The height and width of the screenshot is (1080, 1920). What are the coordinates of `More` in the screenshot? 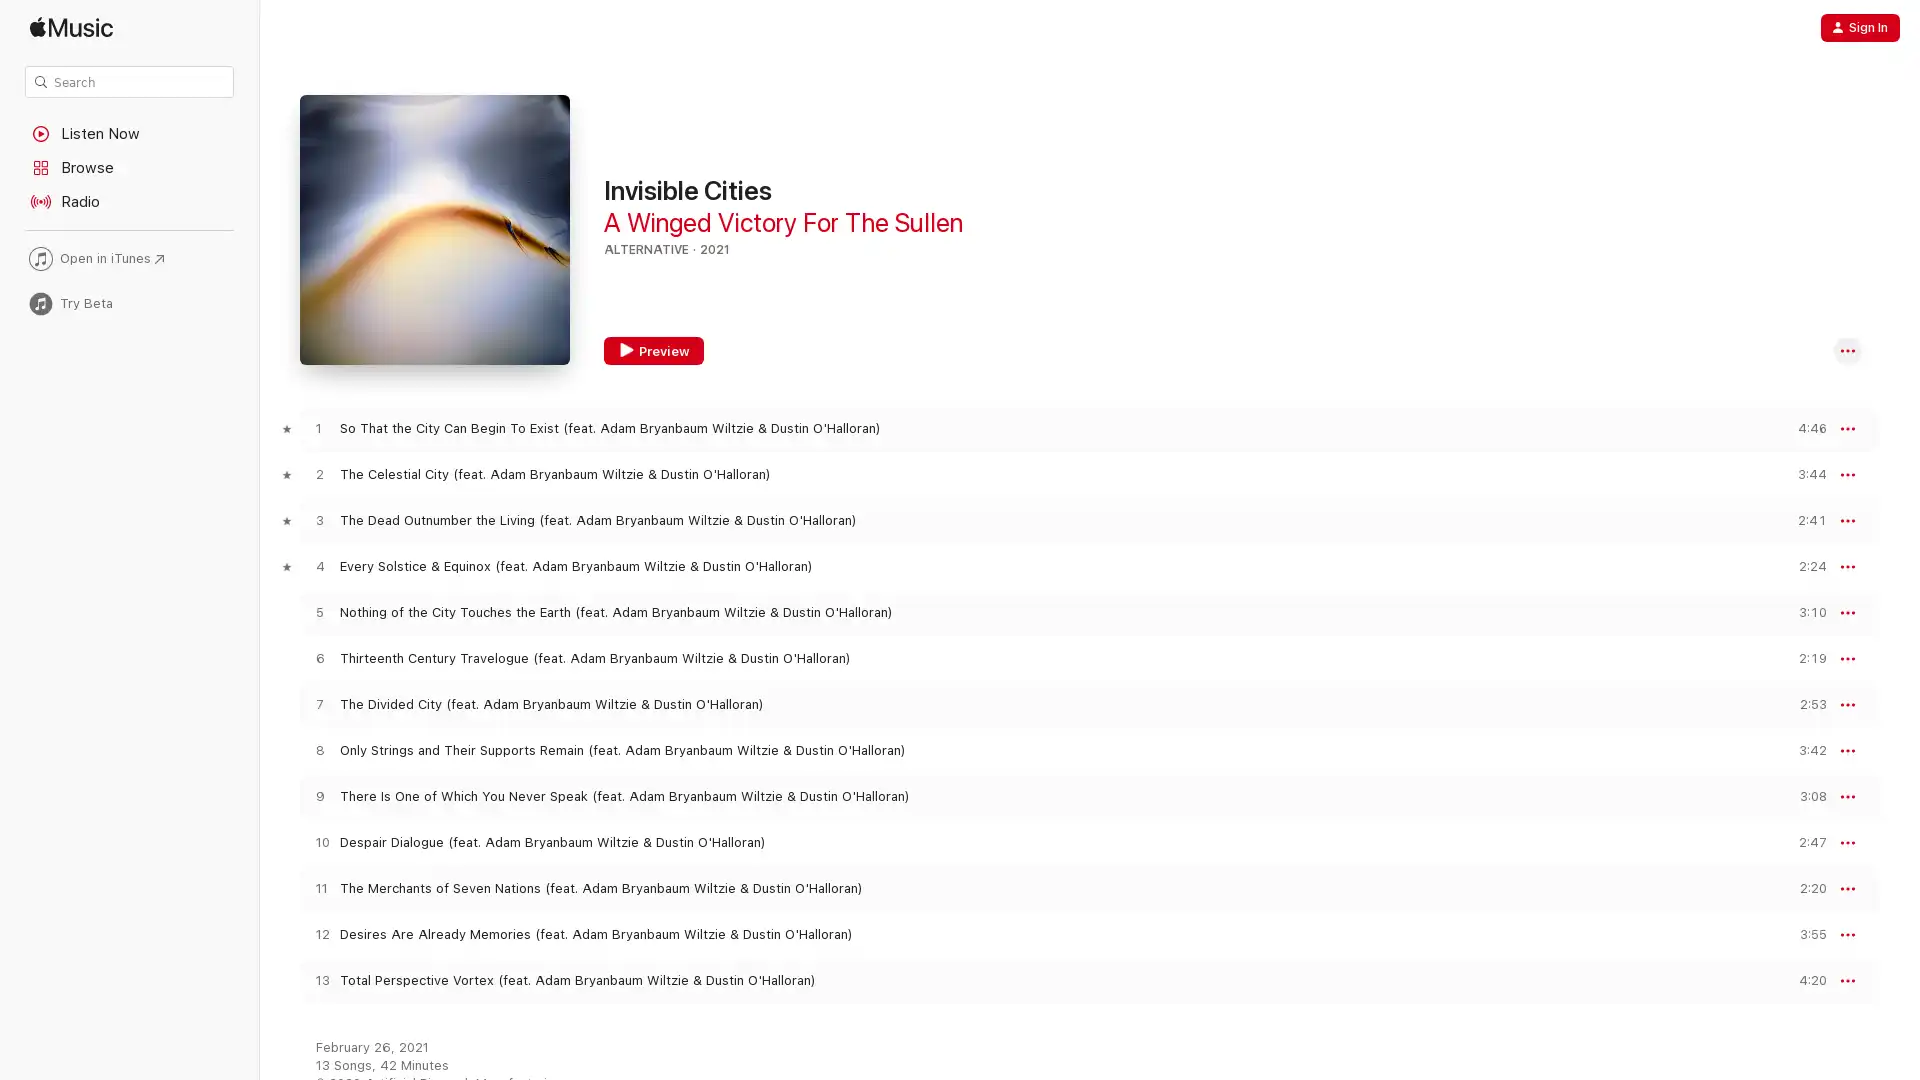 It's located at (1847, 887).